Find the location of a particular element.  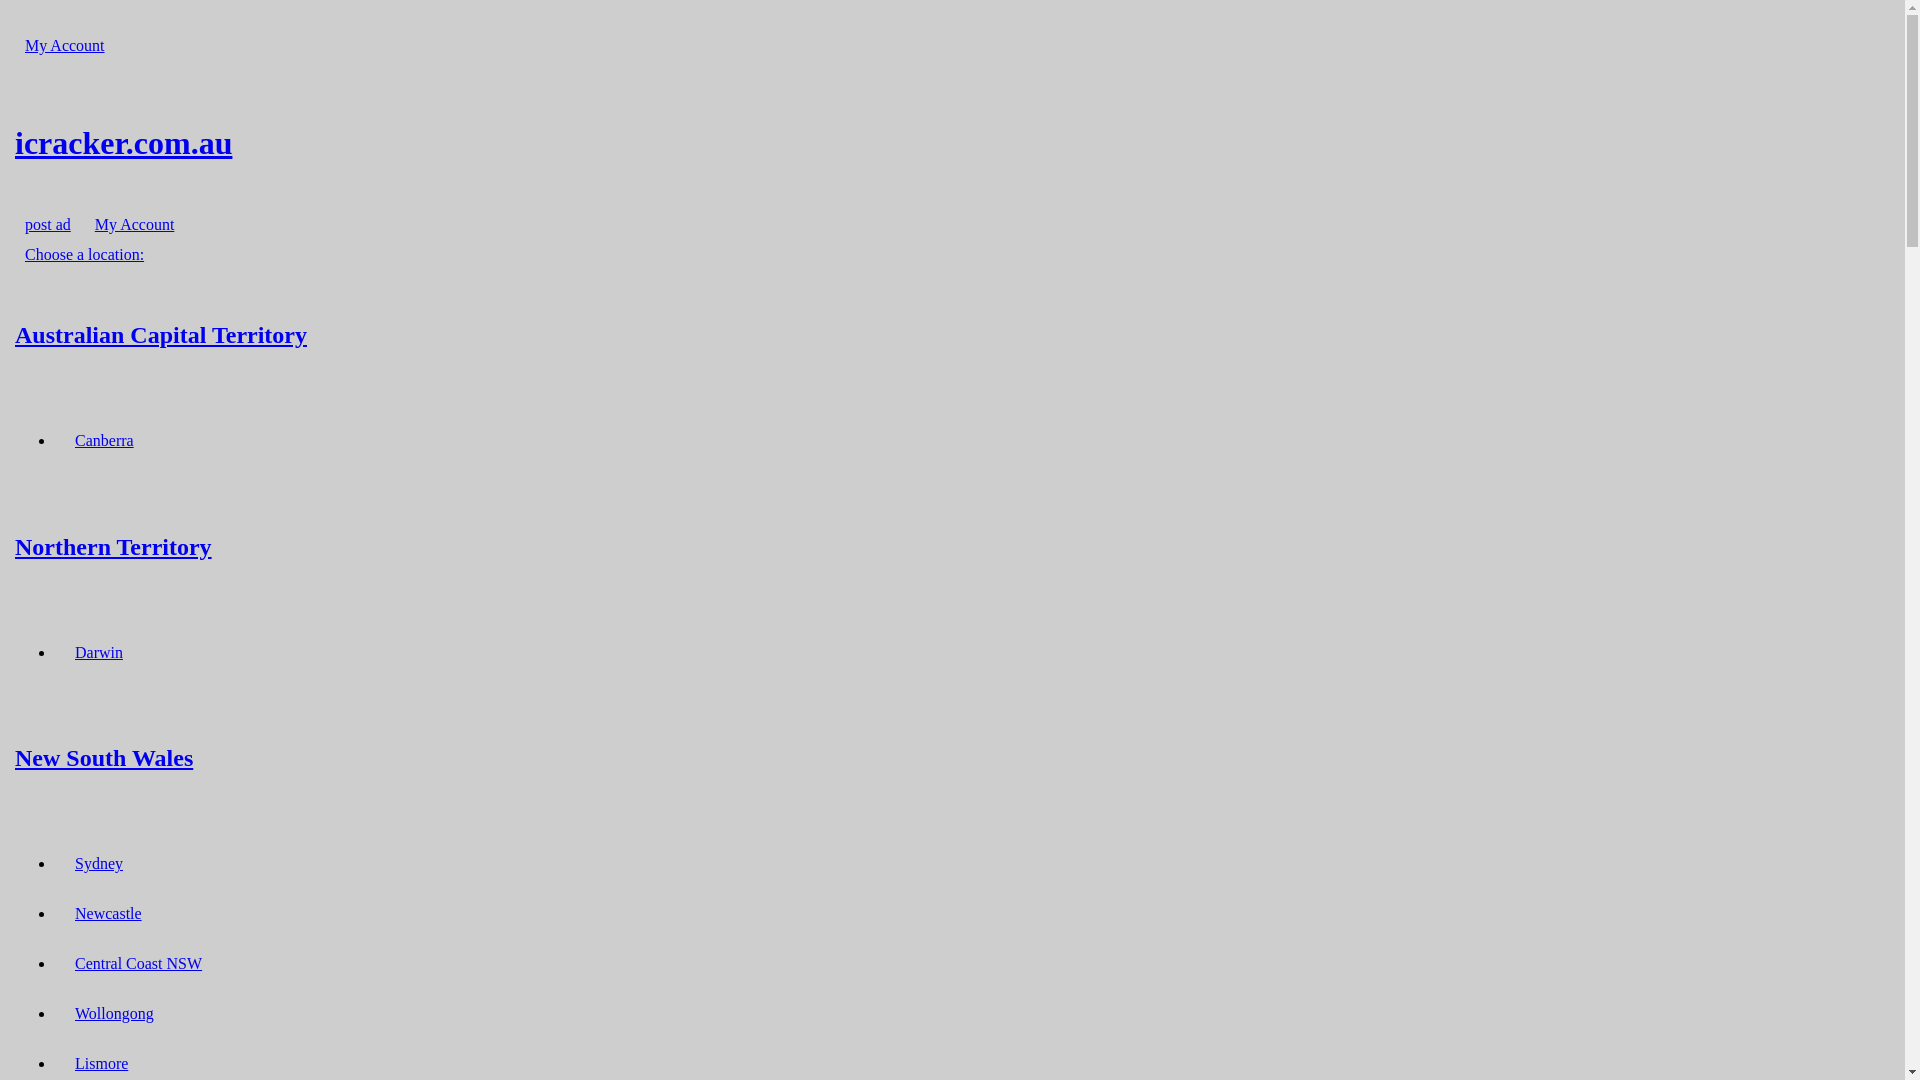

'Sydney' is located at coordinates (65, 862).